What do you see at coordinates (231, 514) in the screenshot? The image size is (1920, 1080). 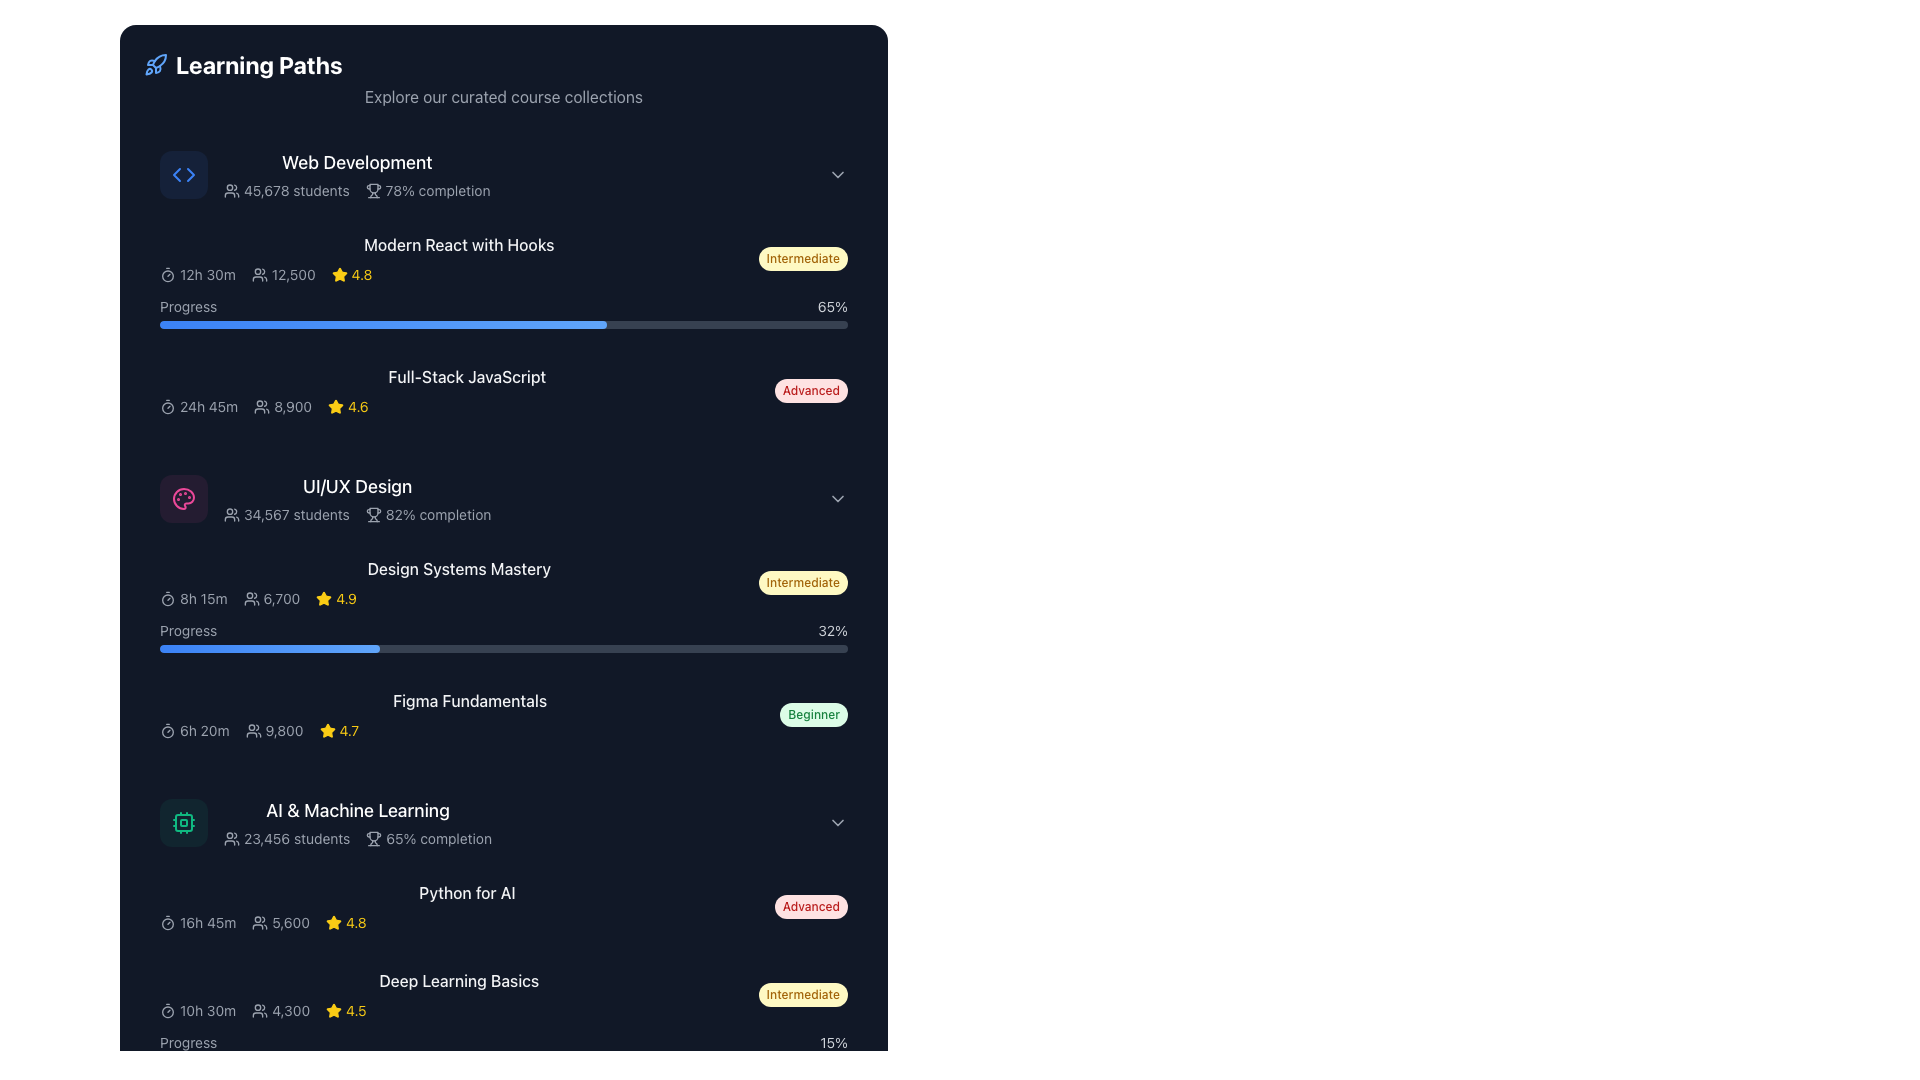 I see `the user icon represented as an SVG graphic, which consists of two overlapping human figures, located to the left of the text '34,567 students' within the 'UI/UX Design' course entry` at bounding box center [231, 514].